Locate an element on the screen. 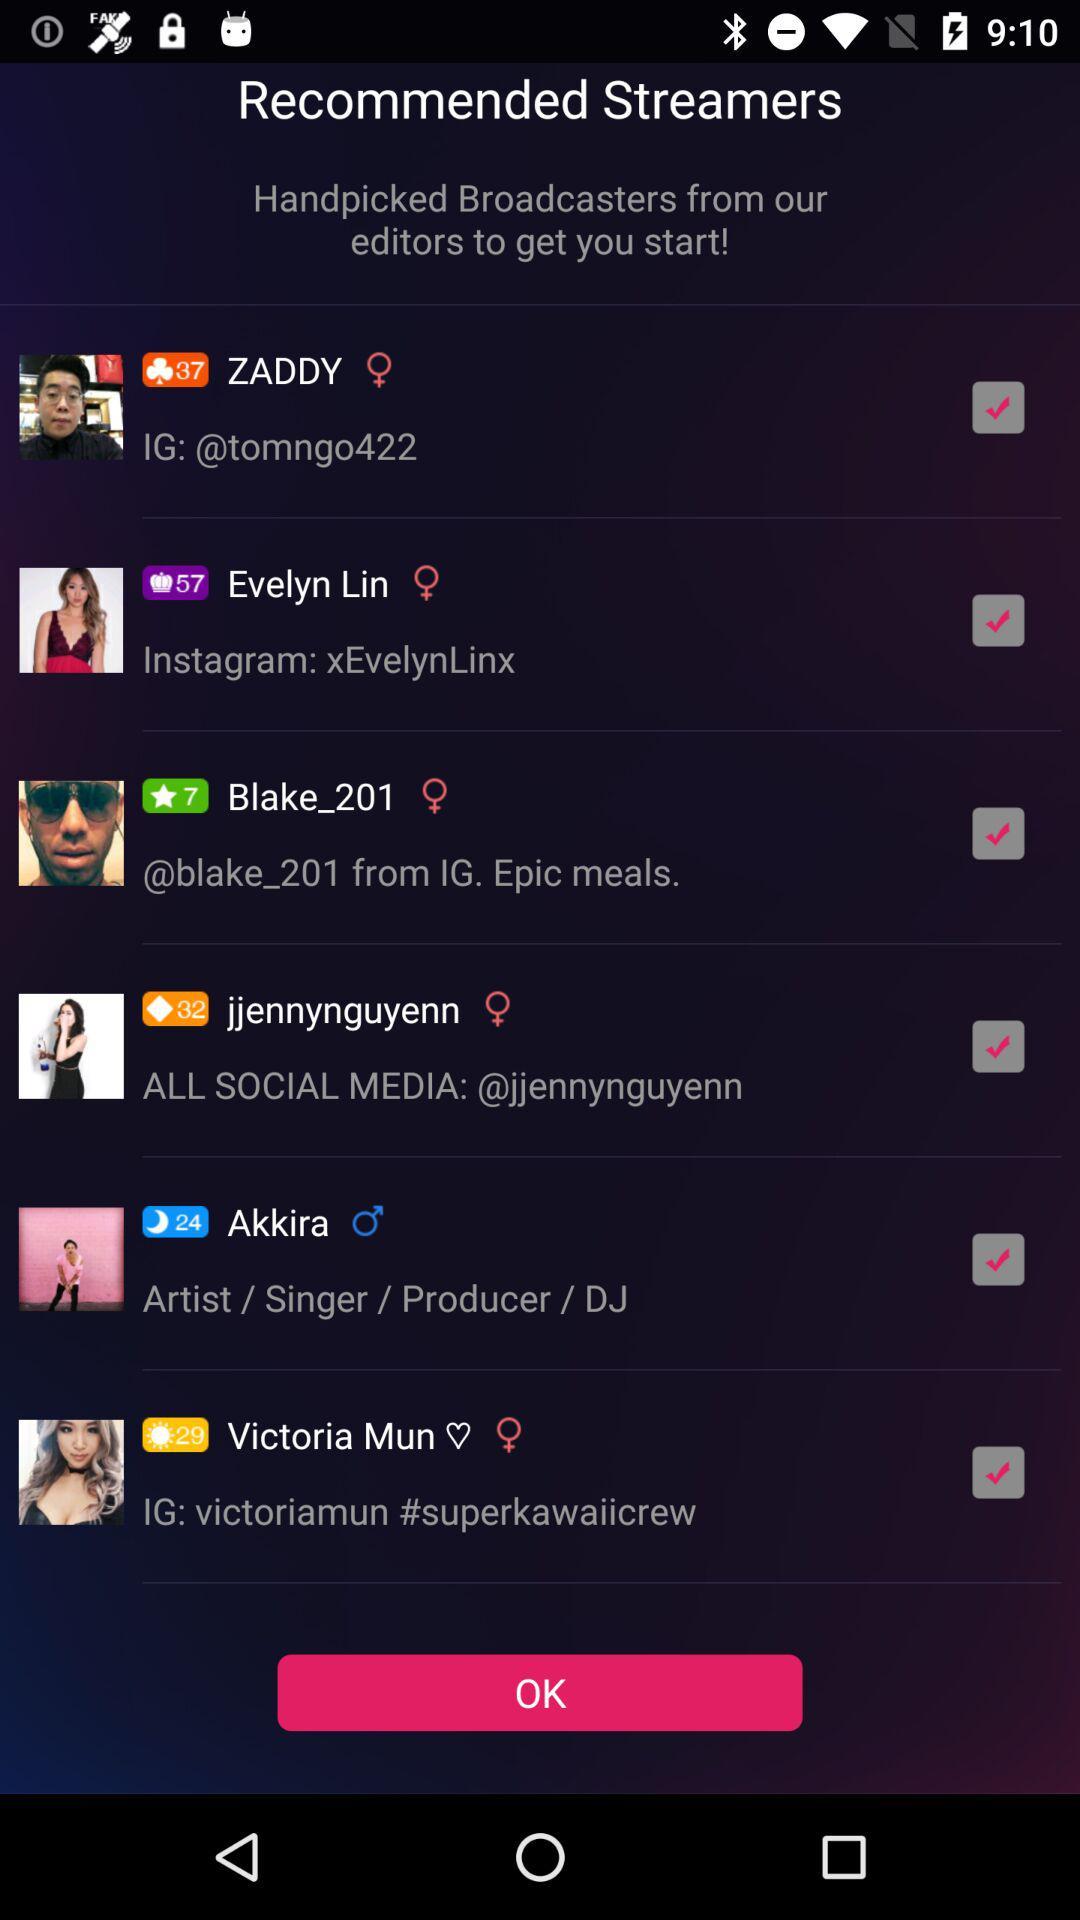  ok is located at coordinates (998, 1258).